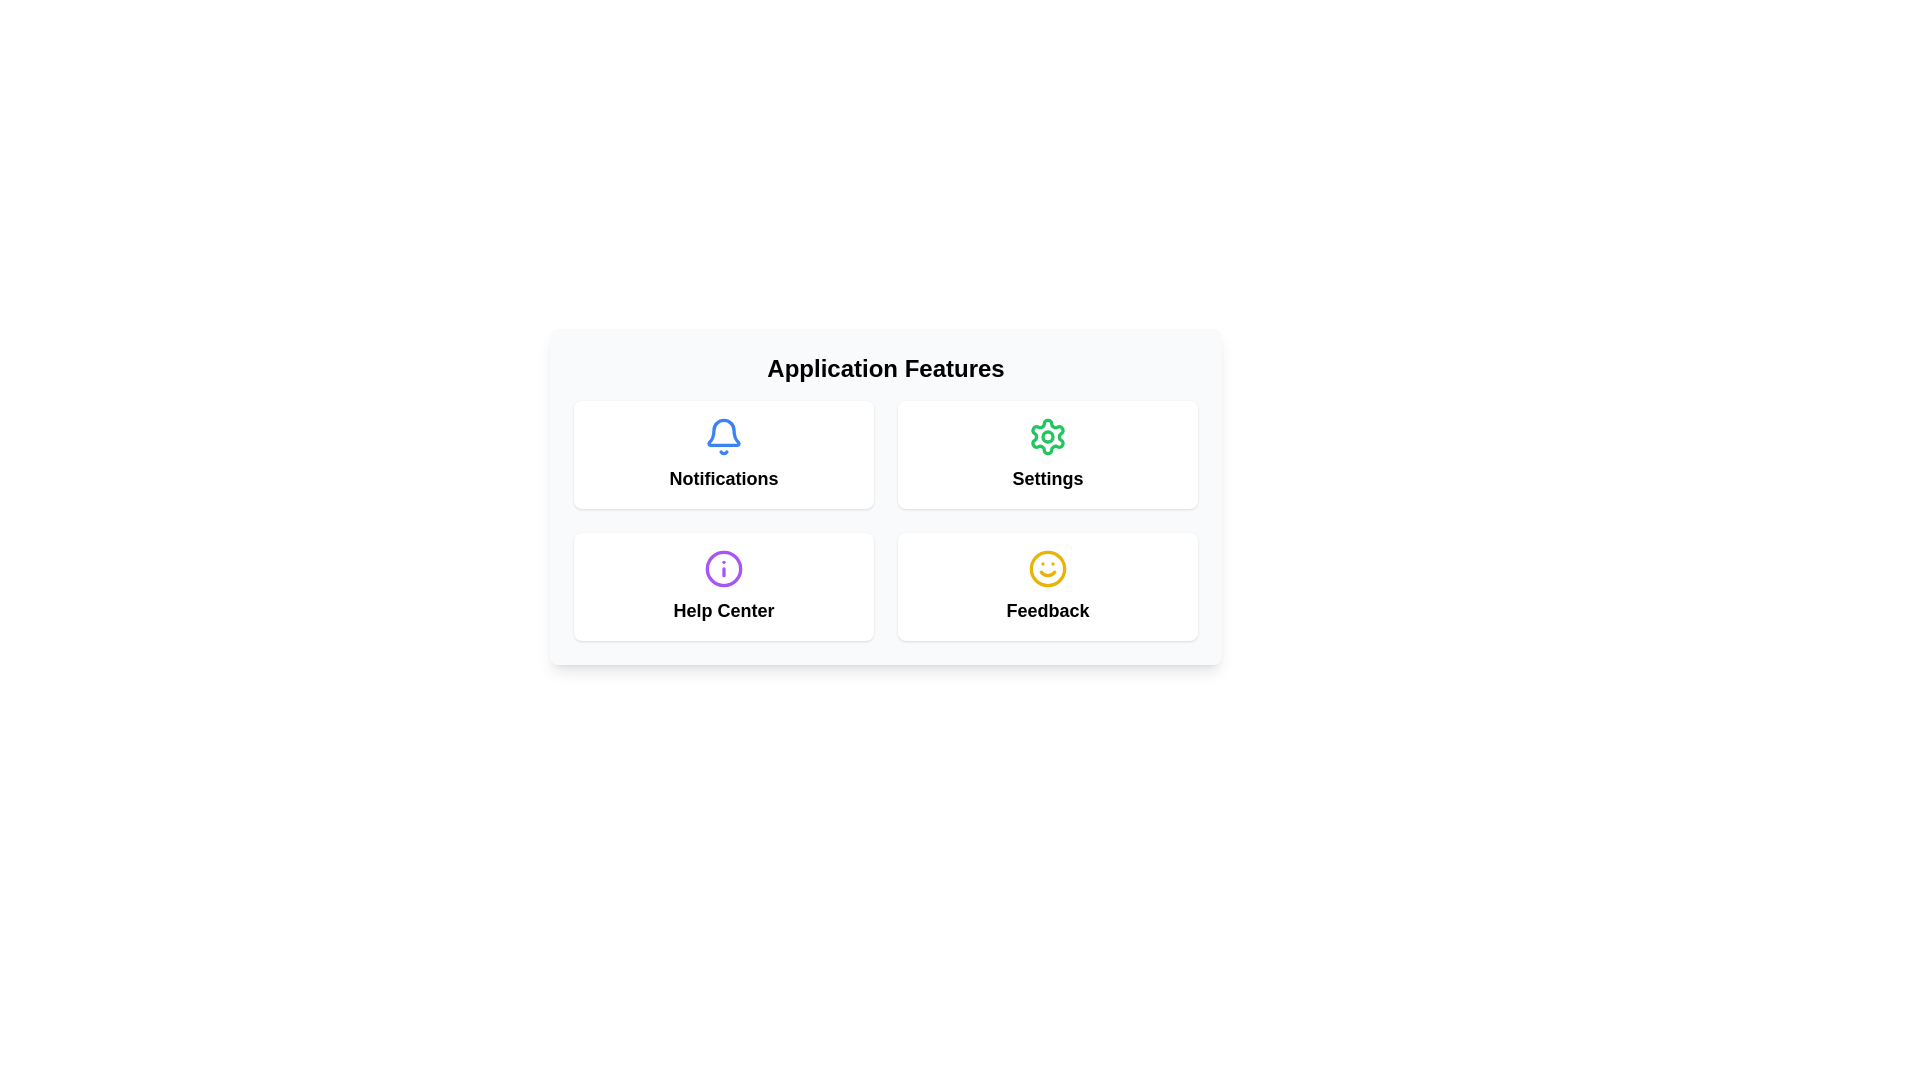  I want to click on the central circular background of the smiley emoji face within the bottom-right feature button labeled 'Feedback', so click(1046, 569).